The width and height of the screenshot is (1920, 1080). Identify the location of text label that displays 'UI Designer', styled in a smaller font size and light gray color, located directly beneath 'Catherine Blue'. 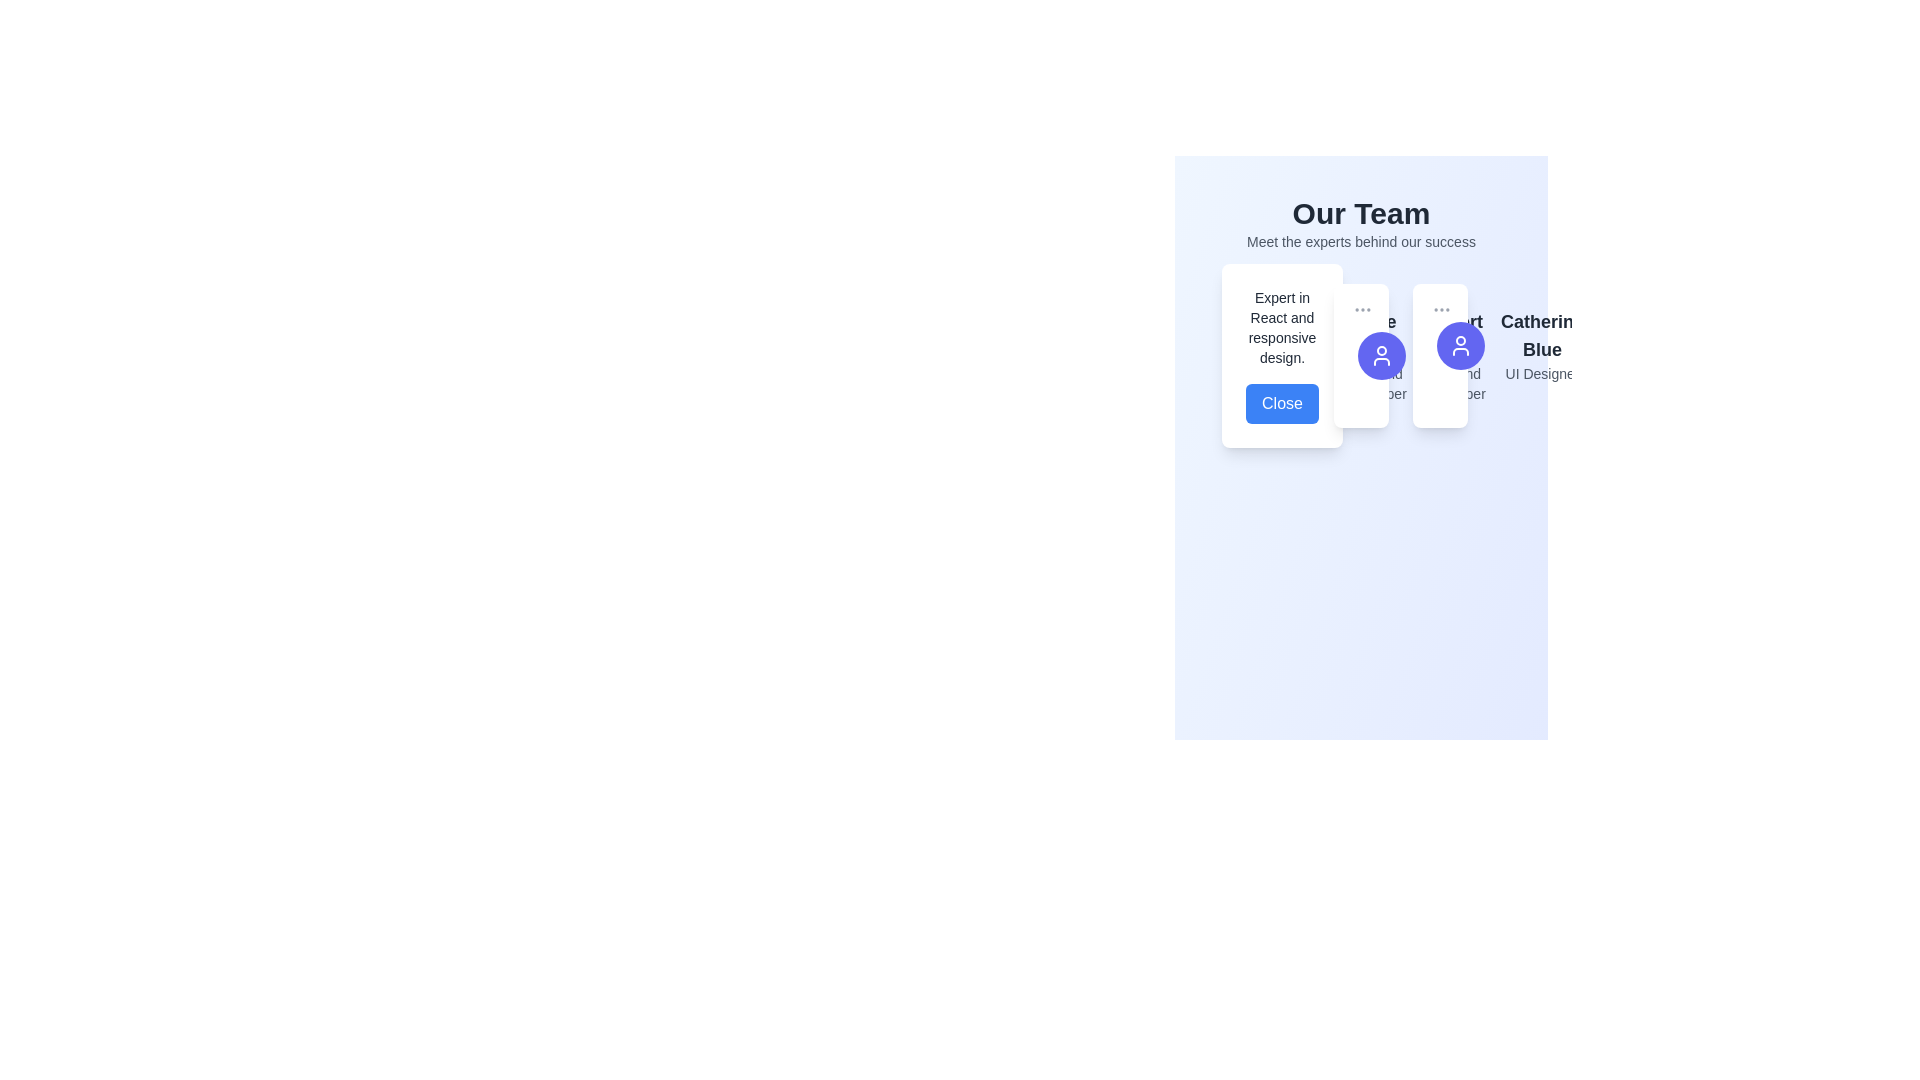
(1541, 374).